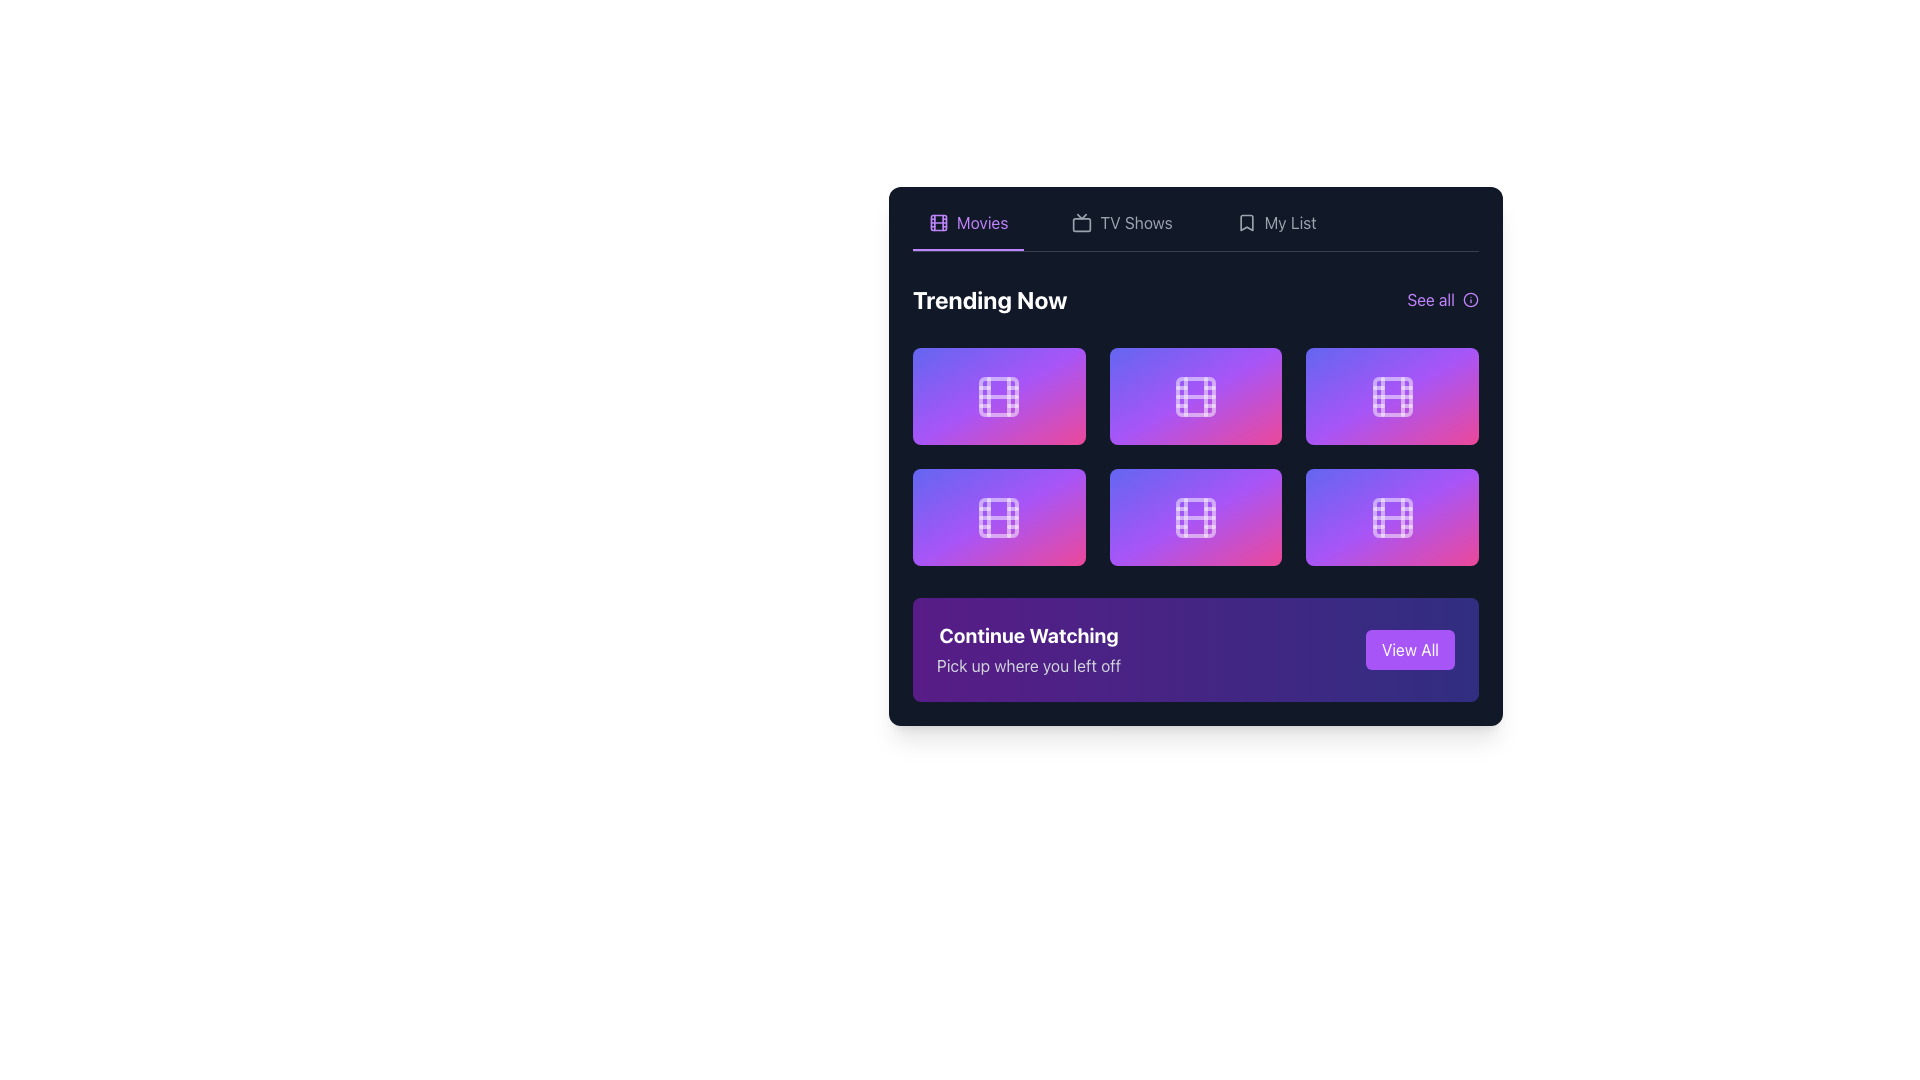 This screenshot has width=1920, height=1080. What do you see at coordinates (1195, 516) in the screenshot?
I see `the media content card in the 'Trending Now' section, located in the second row and second column of the grid layout` at bounding box center [1195, 516].